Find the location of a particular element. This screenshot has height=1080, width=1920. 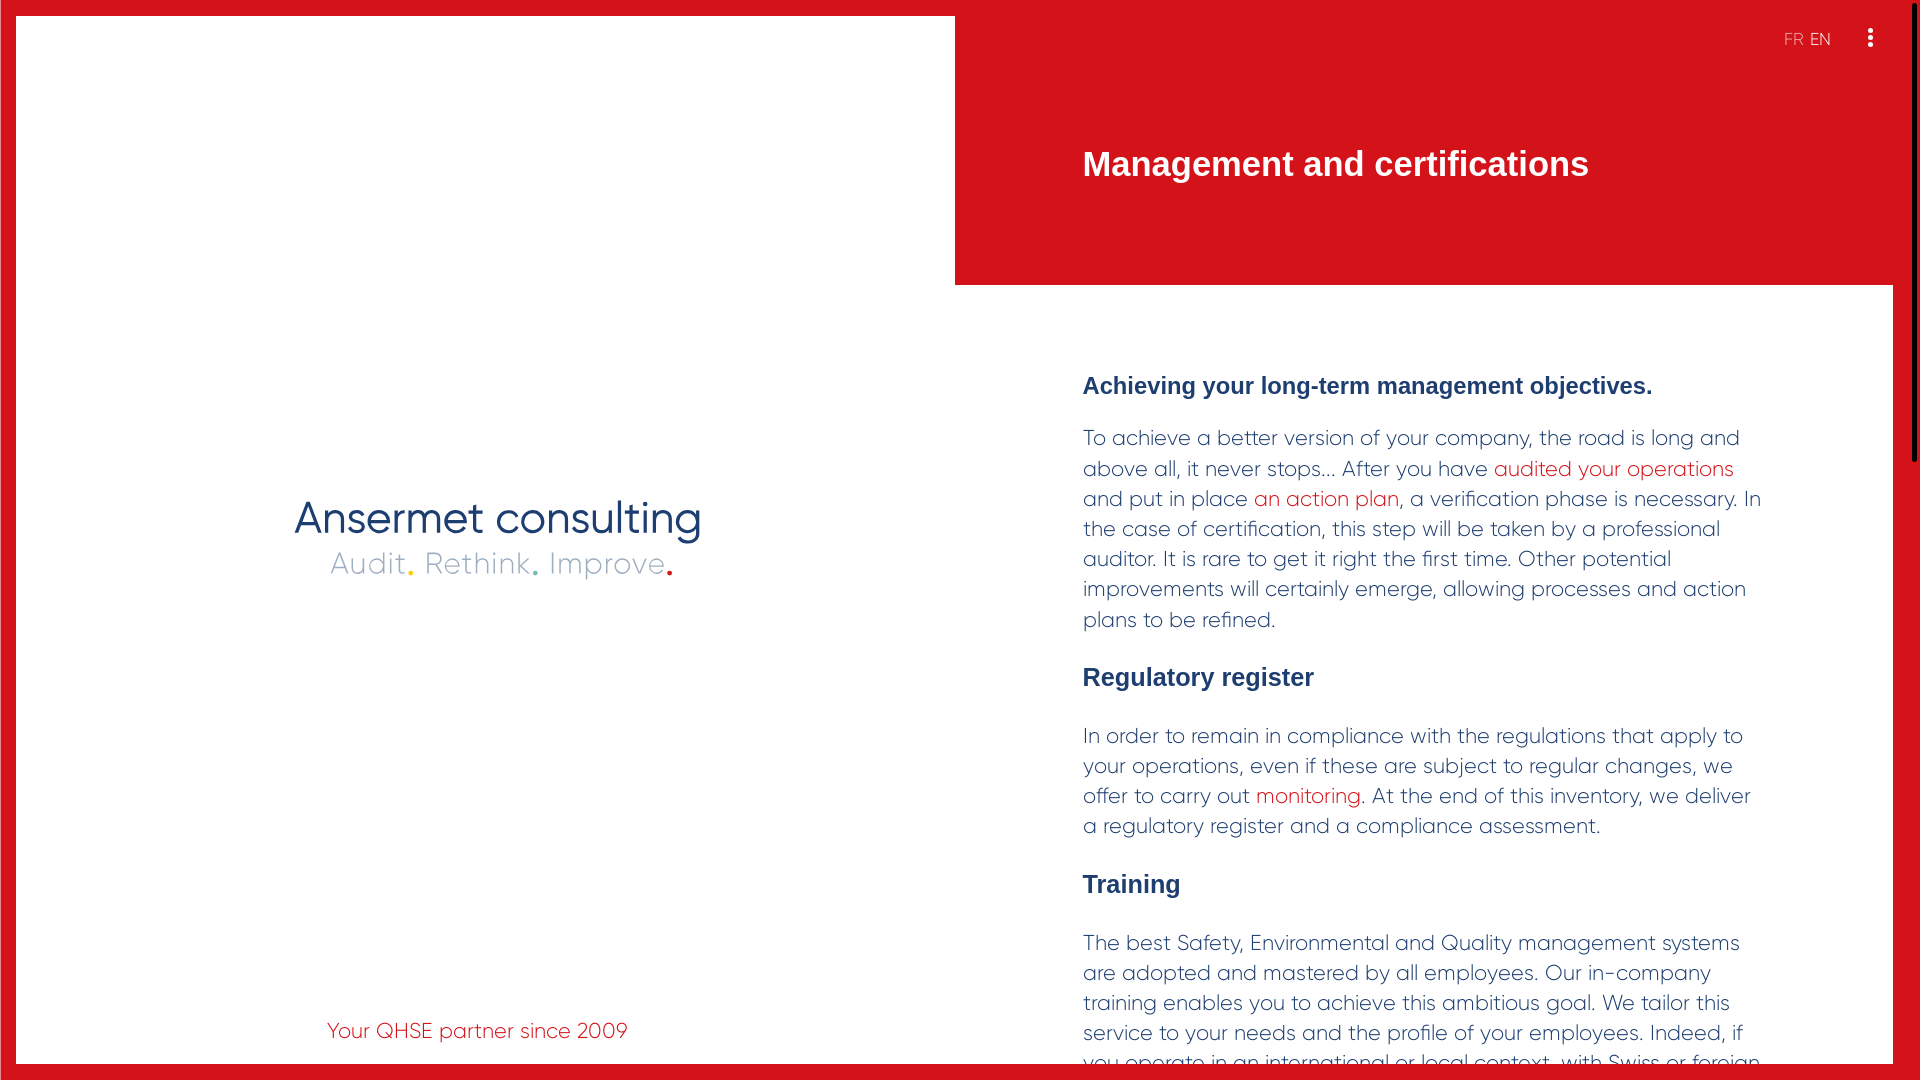

'audited your operations' is located at coordinates (1613, 469).